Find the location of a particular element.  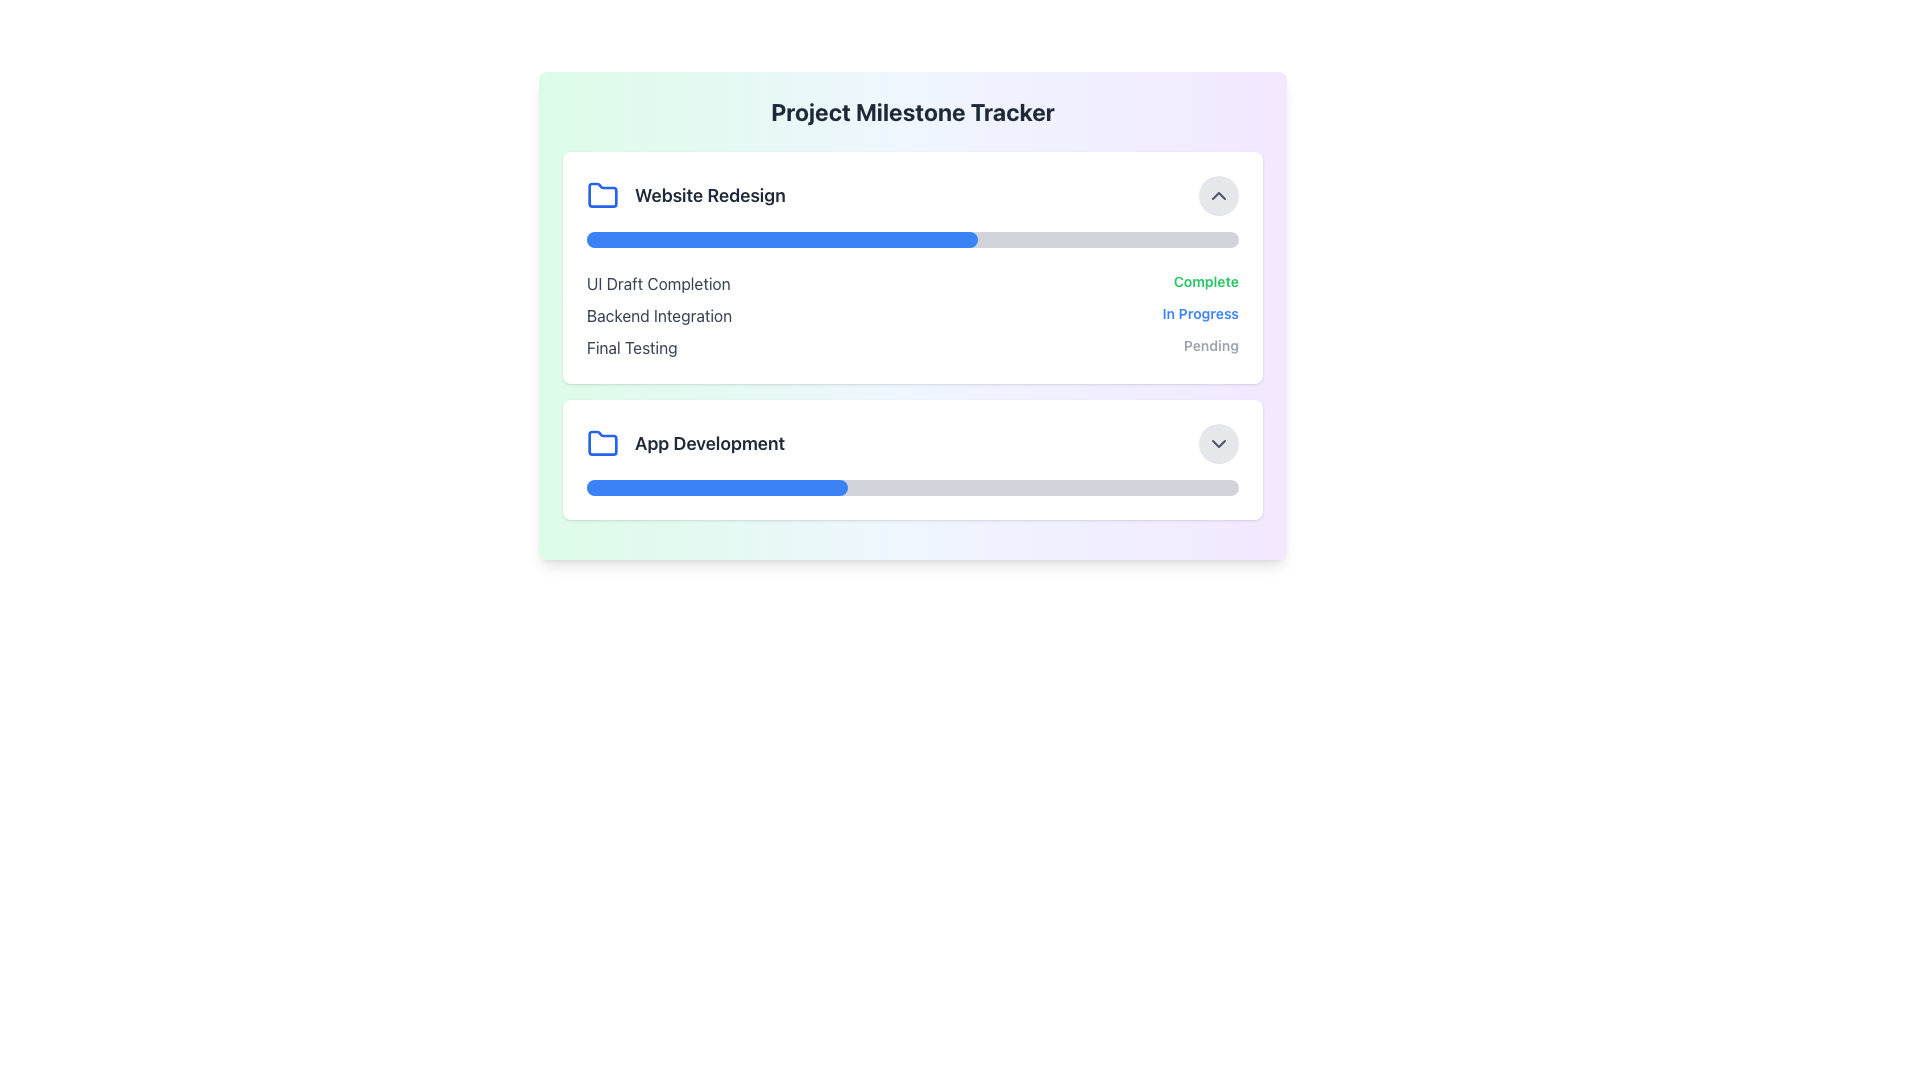

the icon representing 'App Development', which is located at the far left of the 'App Development' section, aligned horizontally with the text is located at coordinates (602, 442).